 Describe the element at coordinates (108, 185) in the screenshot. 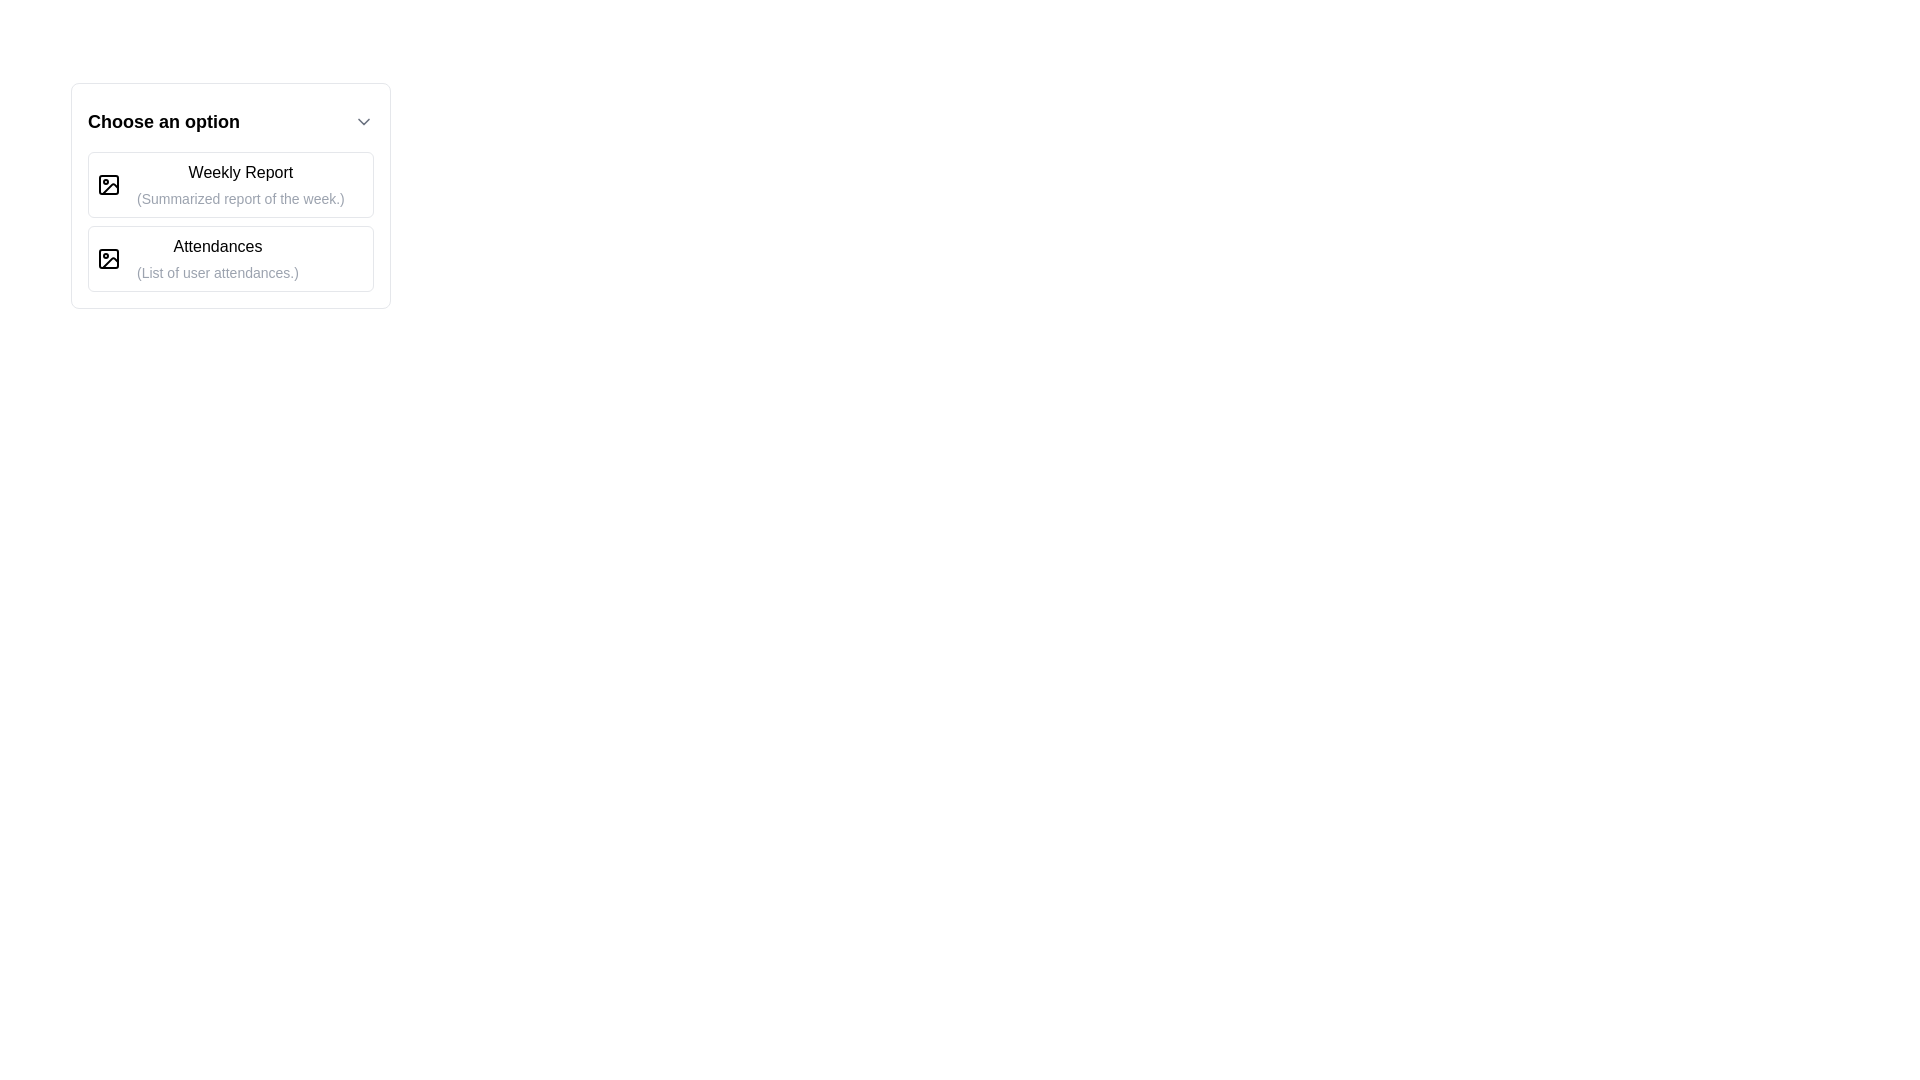

I see `the picture frame icon` at that location.